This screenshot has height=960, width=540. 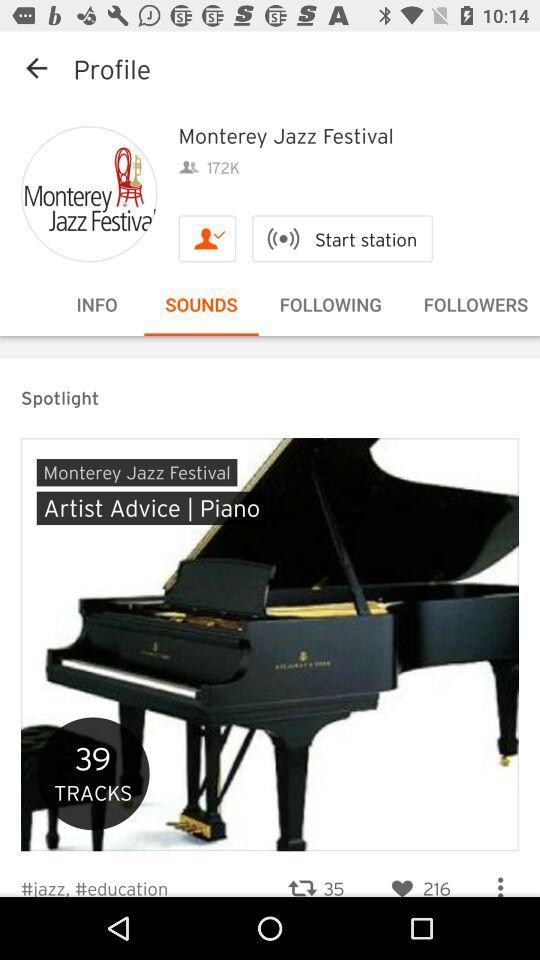 What do you see at coordinates (36, 68) in the screenshot?
I see `icon next to profile item` at bounding box center [36, 68].